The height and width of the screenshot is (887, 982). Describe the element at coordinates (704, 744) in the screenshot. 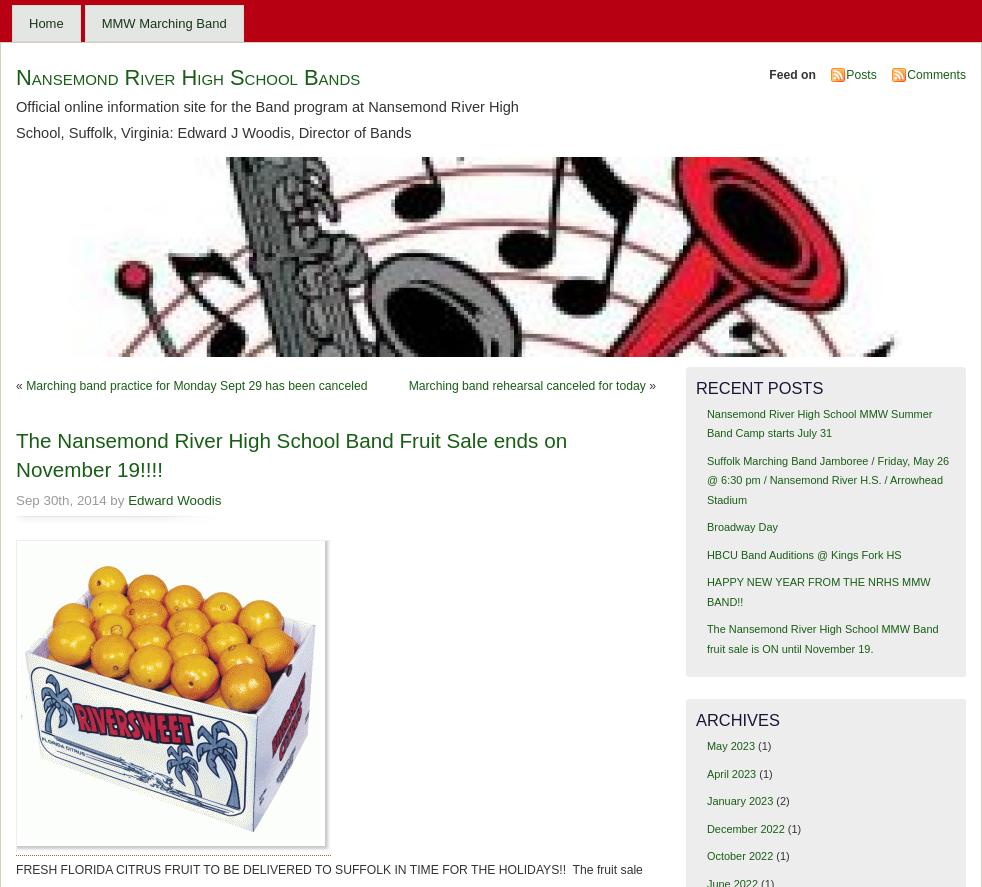

I see `'May 2023'` at that location.